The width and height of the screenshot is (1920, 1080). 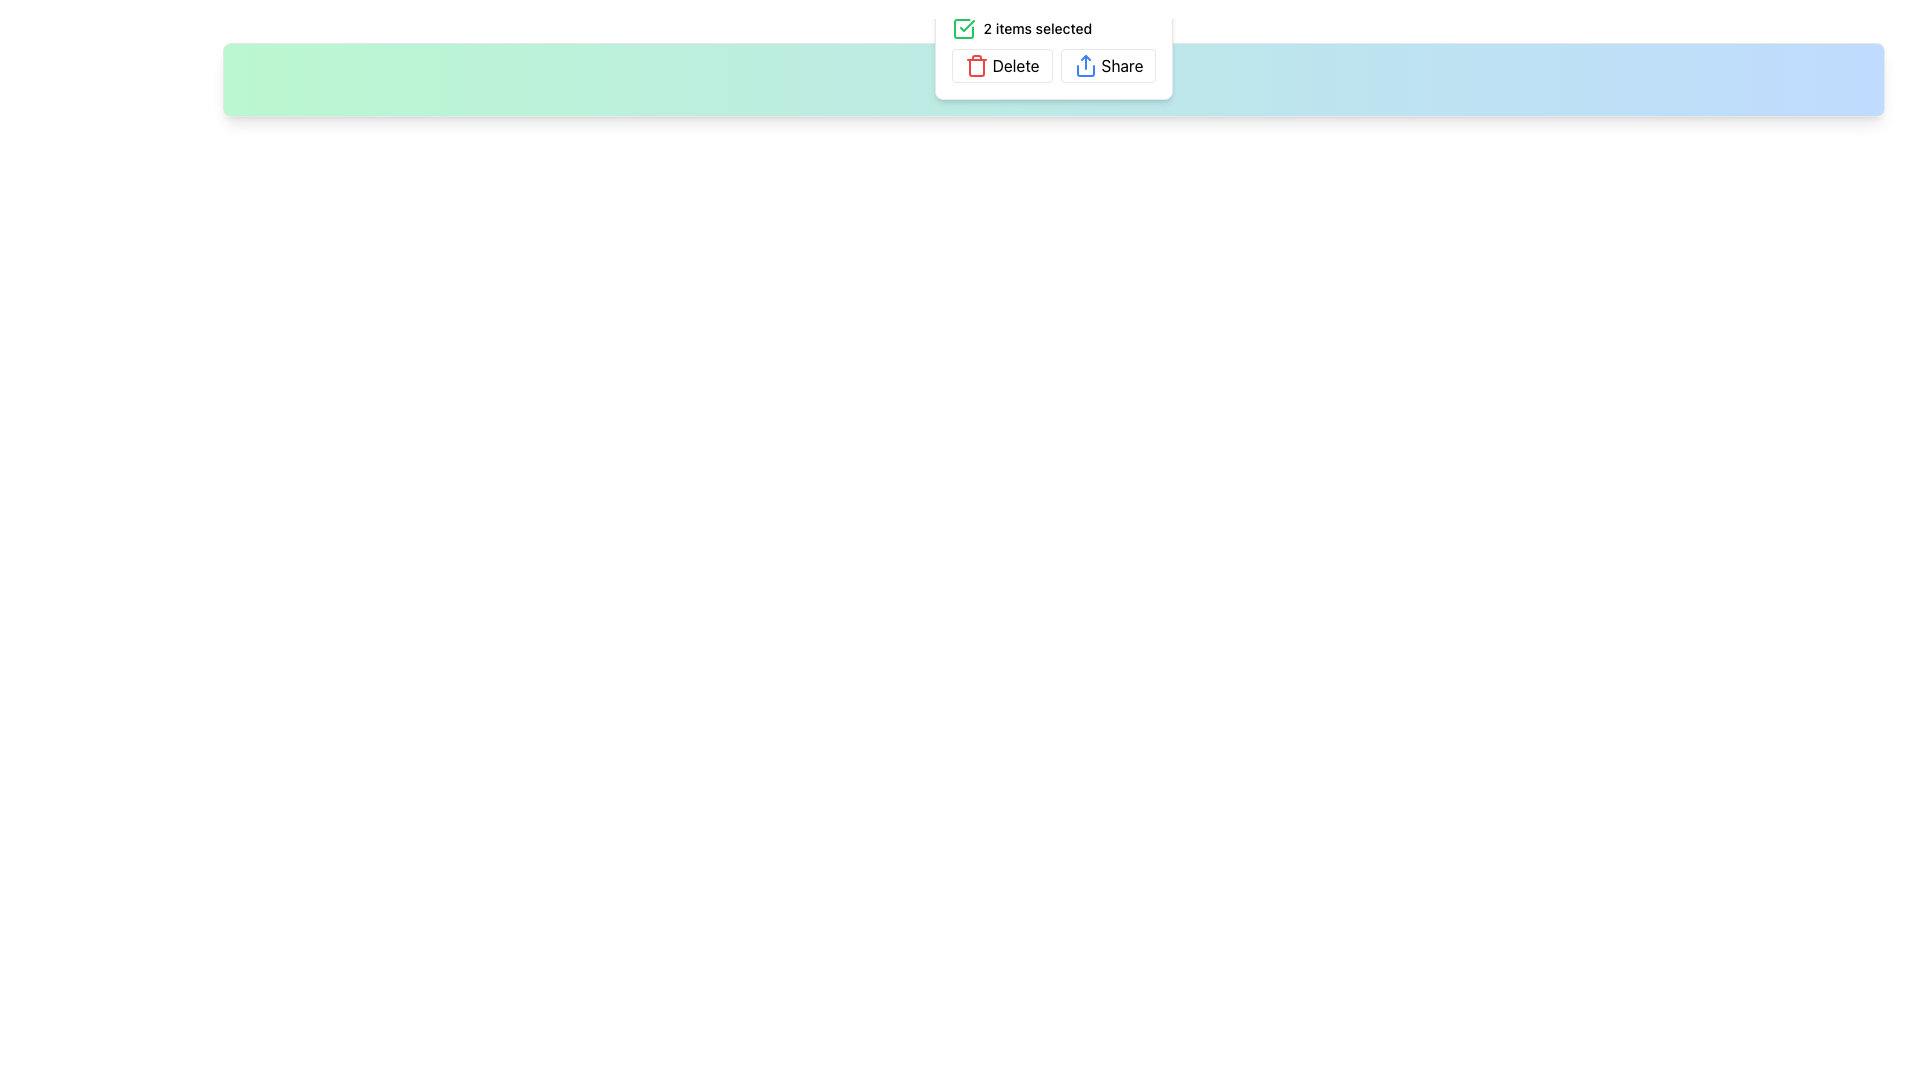 I want to click on the 'Delete' label that is prominently styled in black and positioned between a trash can icon and a 'Share' button, so click(x=1016, y=64).